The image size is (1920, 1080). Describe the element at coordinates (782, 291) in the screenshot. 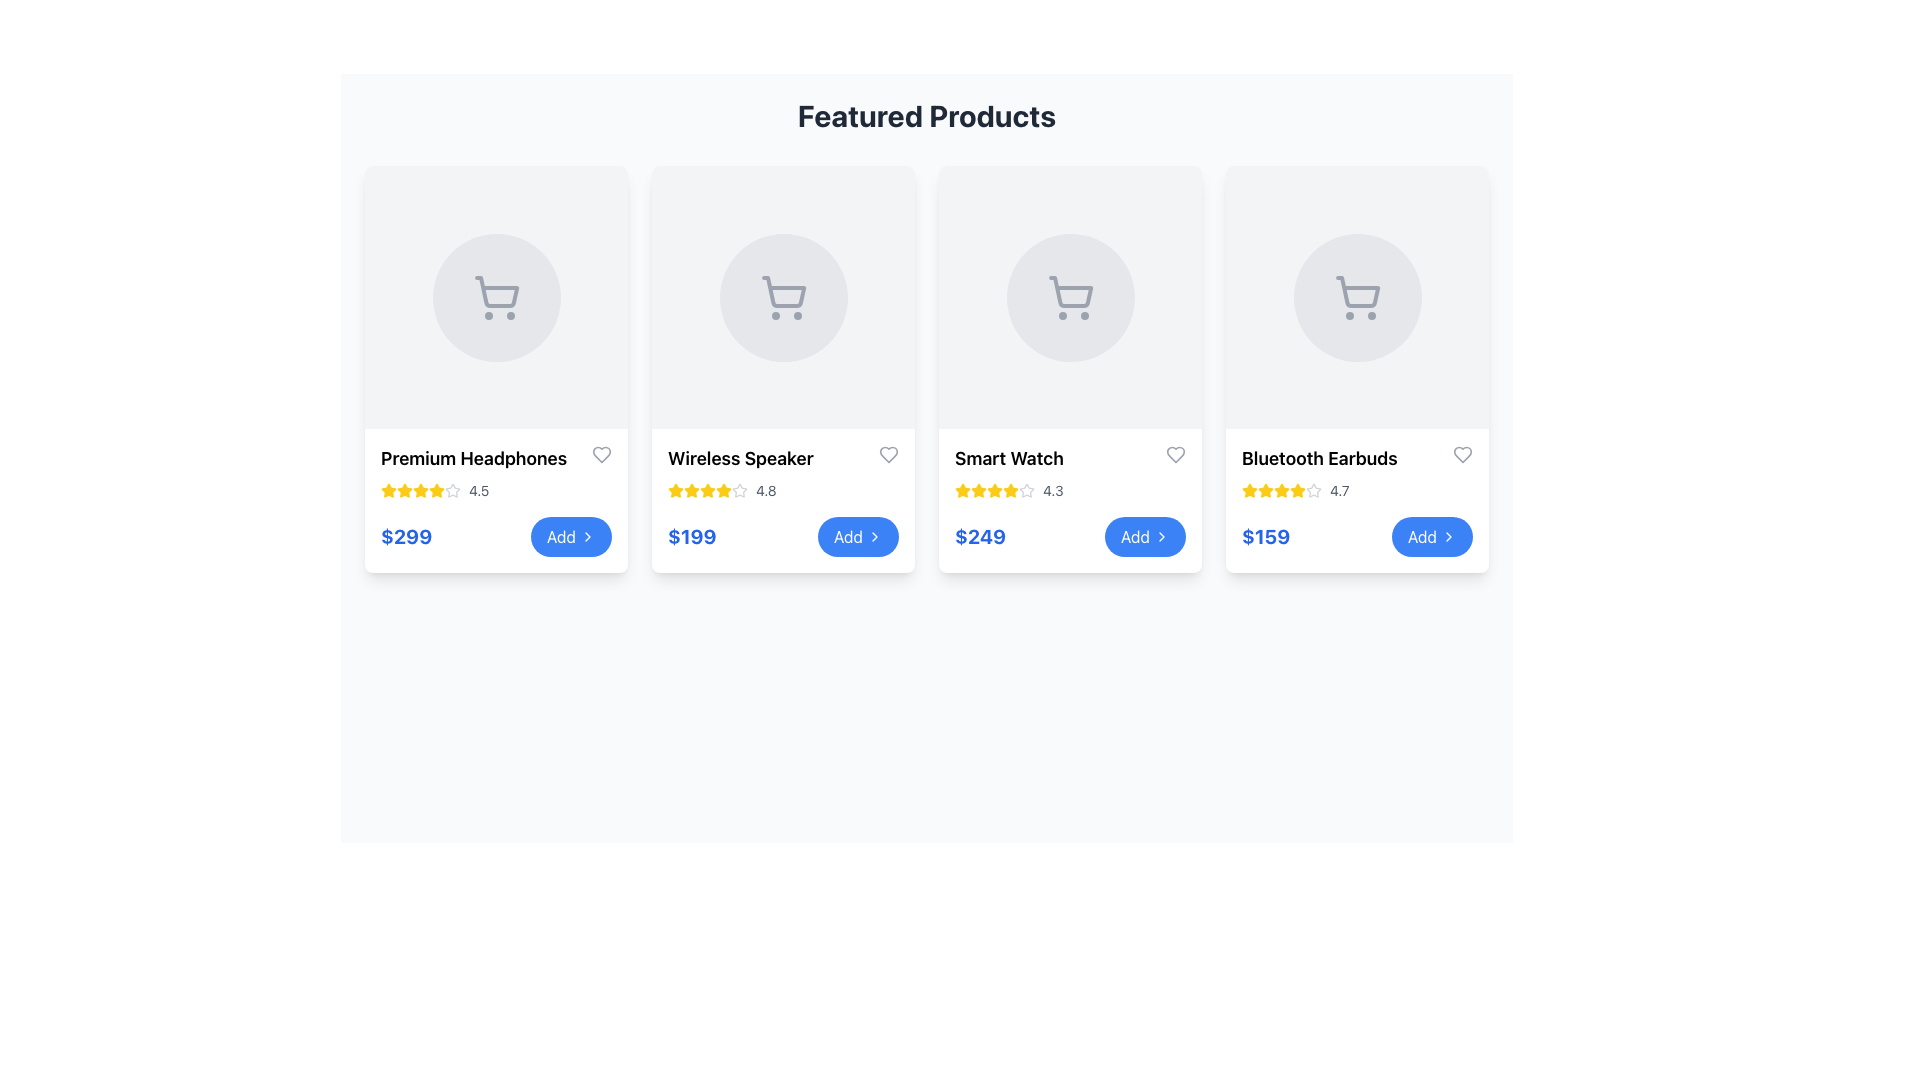

I see `the shopping cart basket icon, which is a gray outline within a circular gray placeholder, located in the second card titled 'Wireless Speaker'` at that location.